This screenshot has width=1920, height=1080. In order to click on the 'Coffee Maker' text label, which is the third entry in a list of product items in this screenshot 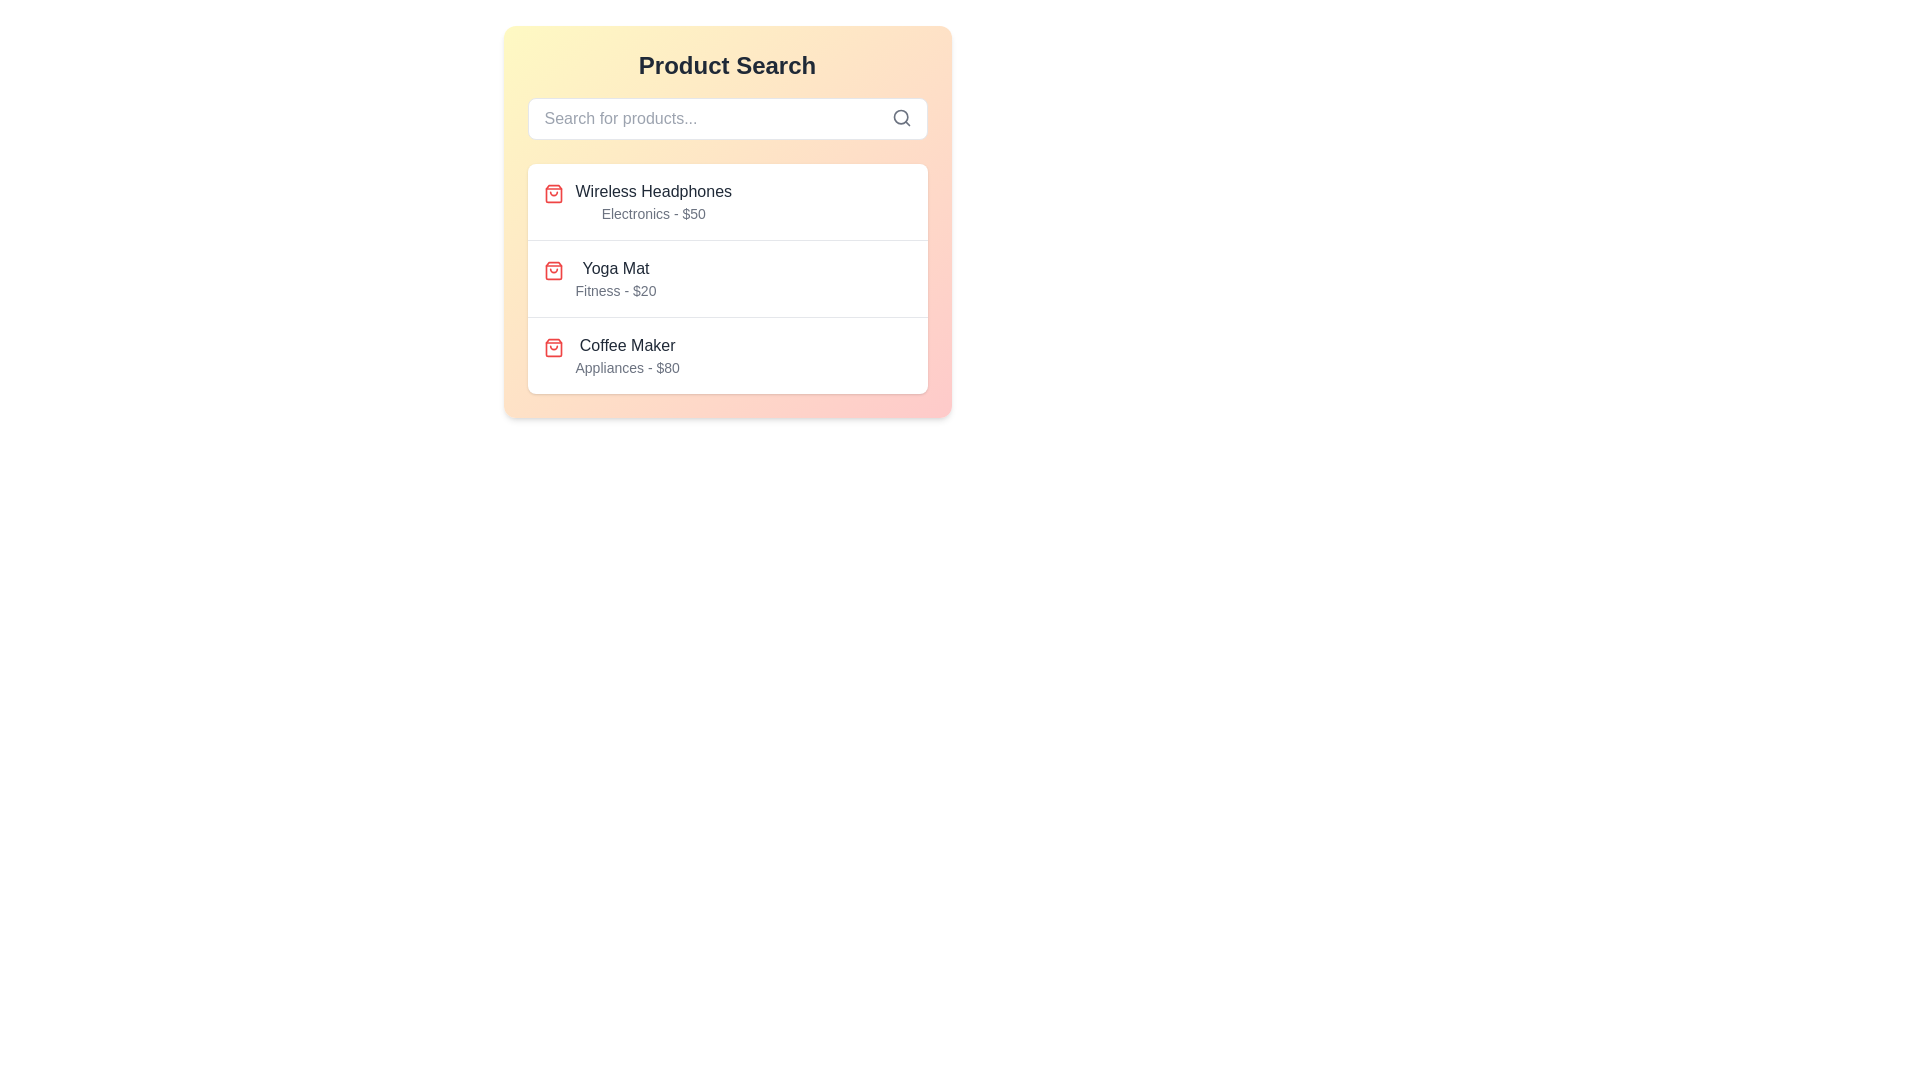, I will do `click(626, 345)`.